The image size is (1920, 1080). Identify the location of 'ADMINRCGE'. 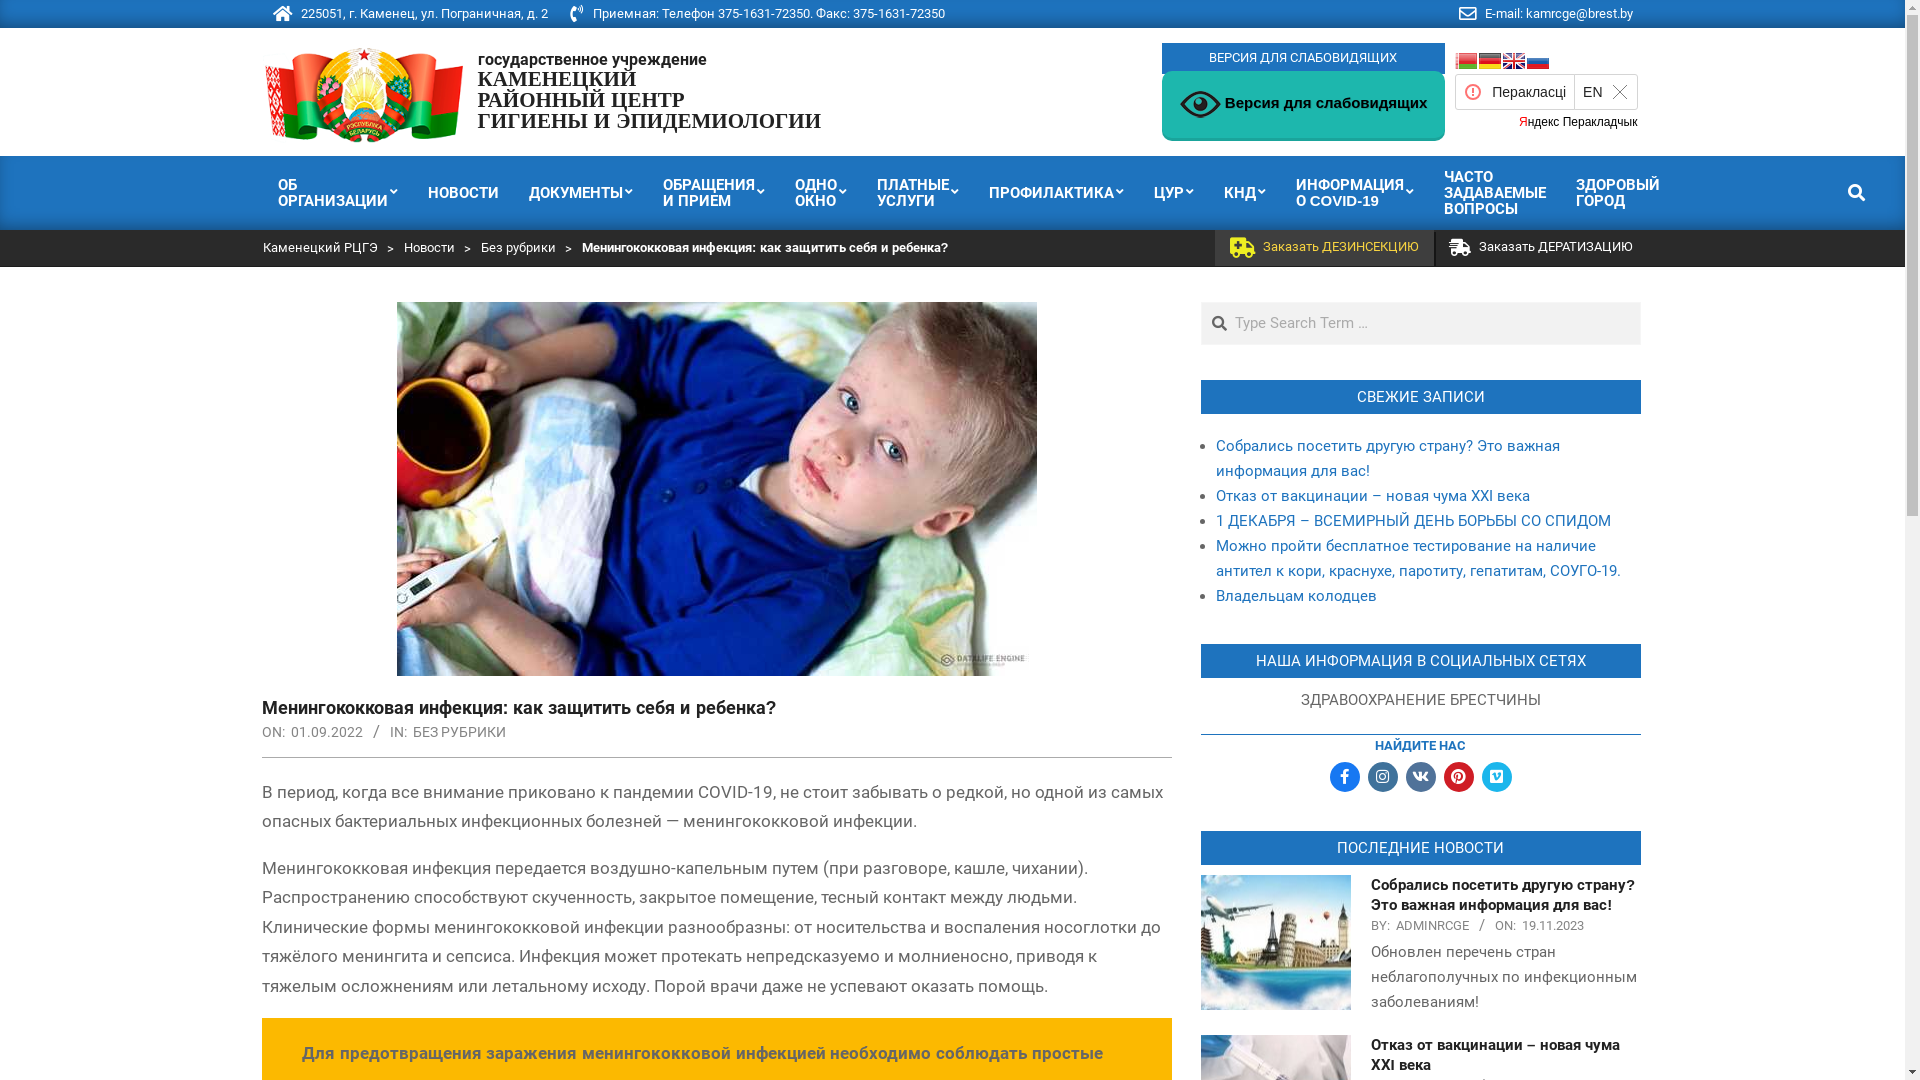
(1431, 925).